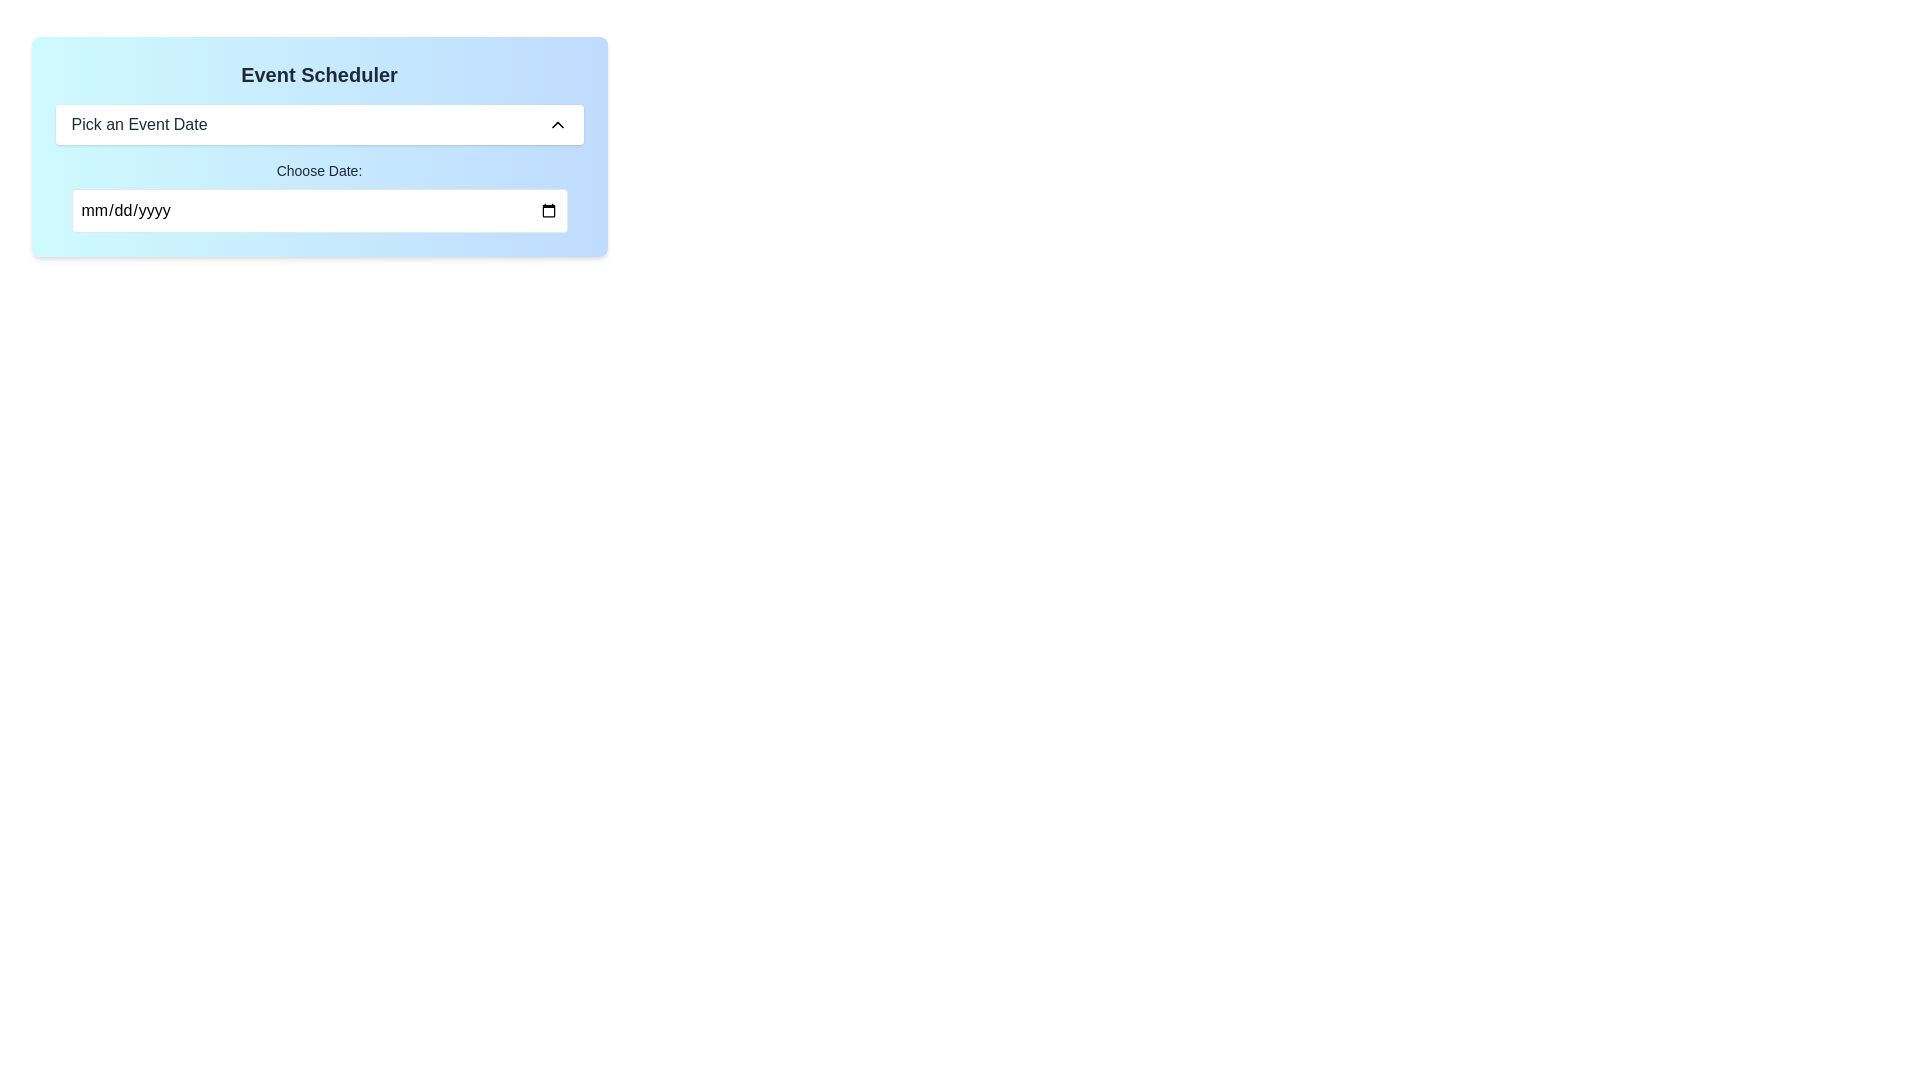 This screenshot has height=1080, width=1920. Describe the element at coordinates (318, 169) in the screenshot. I see `the text label 'Choose Date:' which is styled in black on a light blue background and positioned above the date input field` at that location.